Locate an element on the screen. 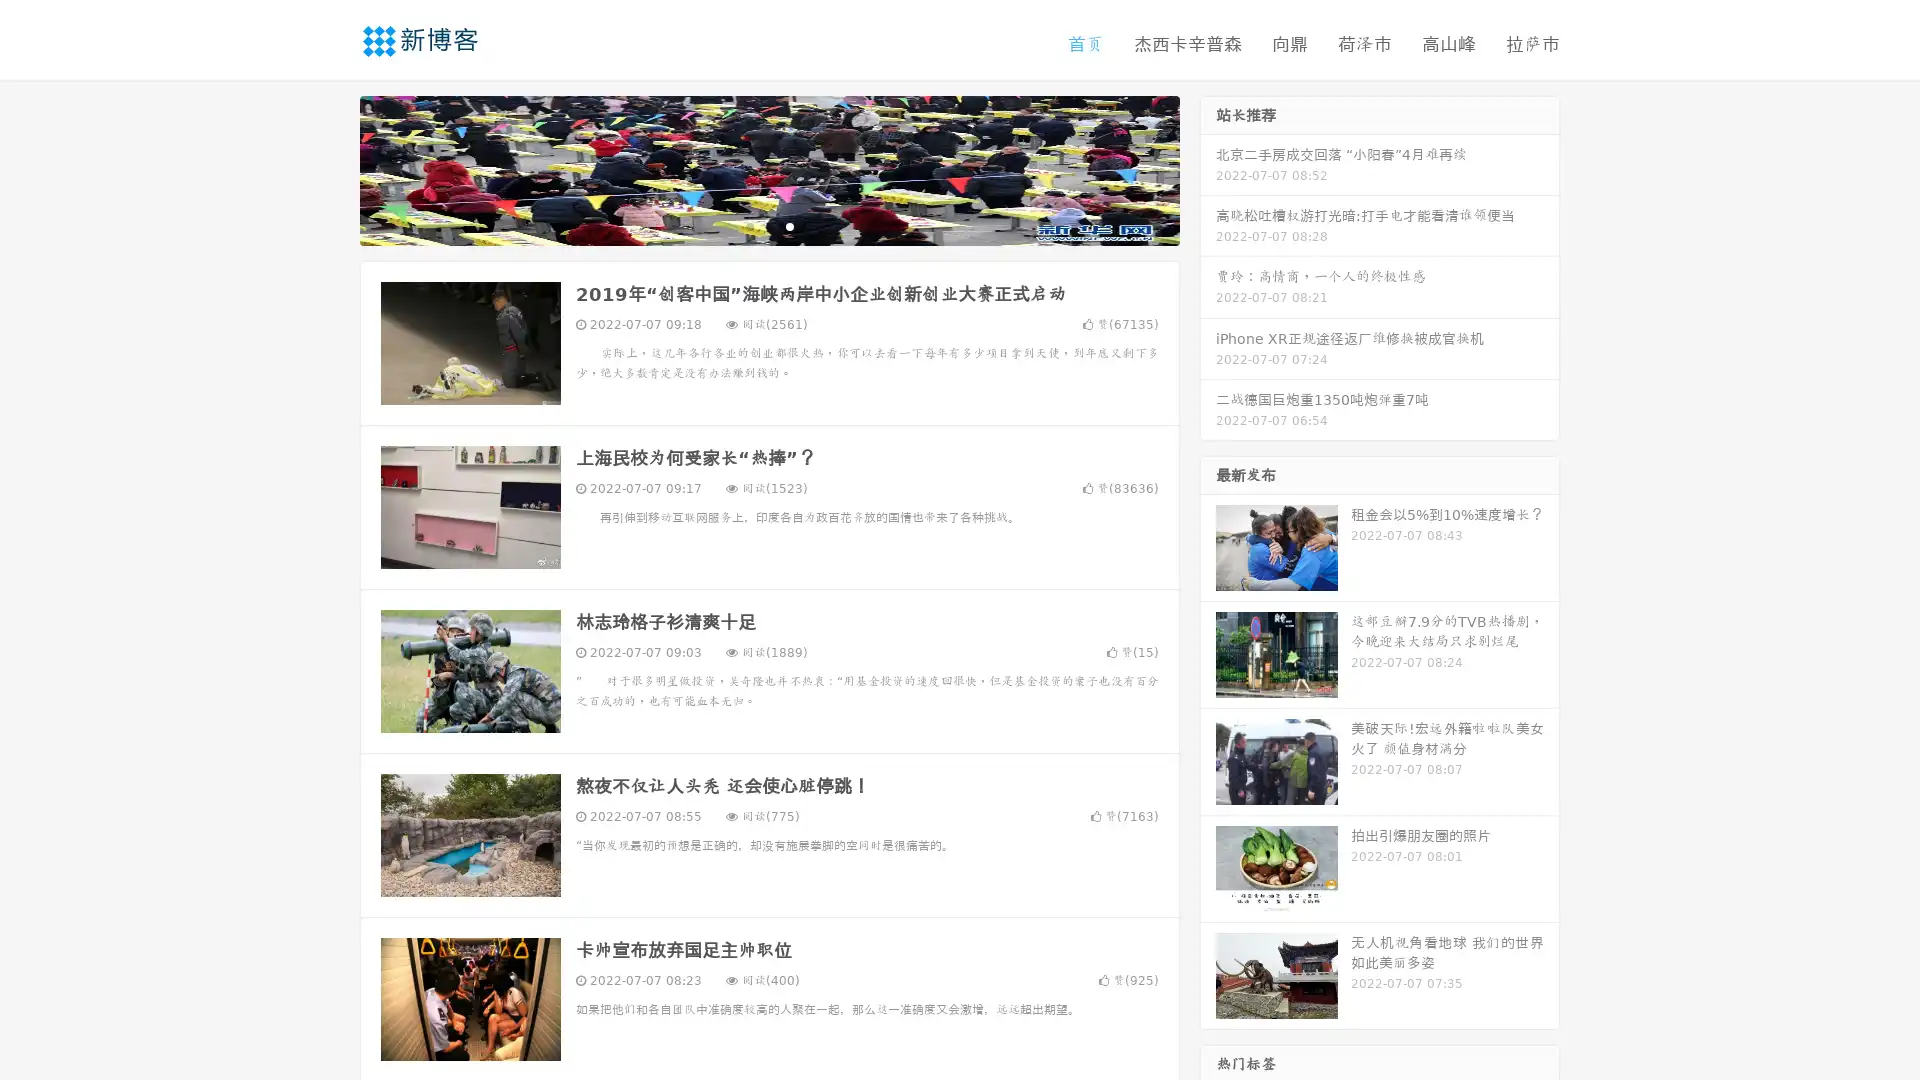  Go to slide 2 is located at coordinates (768, 225).